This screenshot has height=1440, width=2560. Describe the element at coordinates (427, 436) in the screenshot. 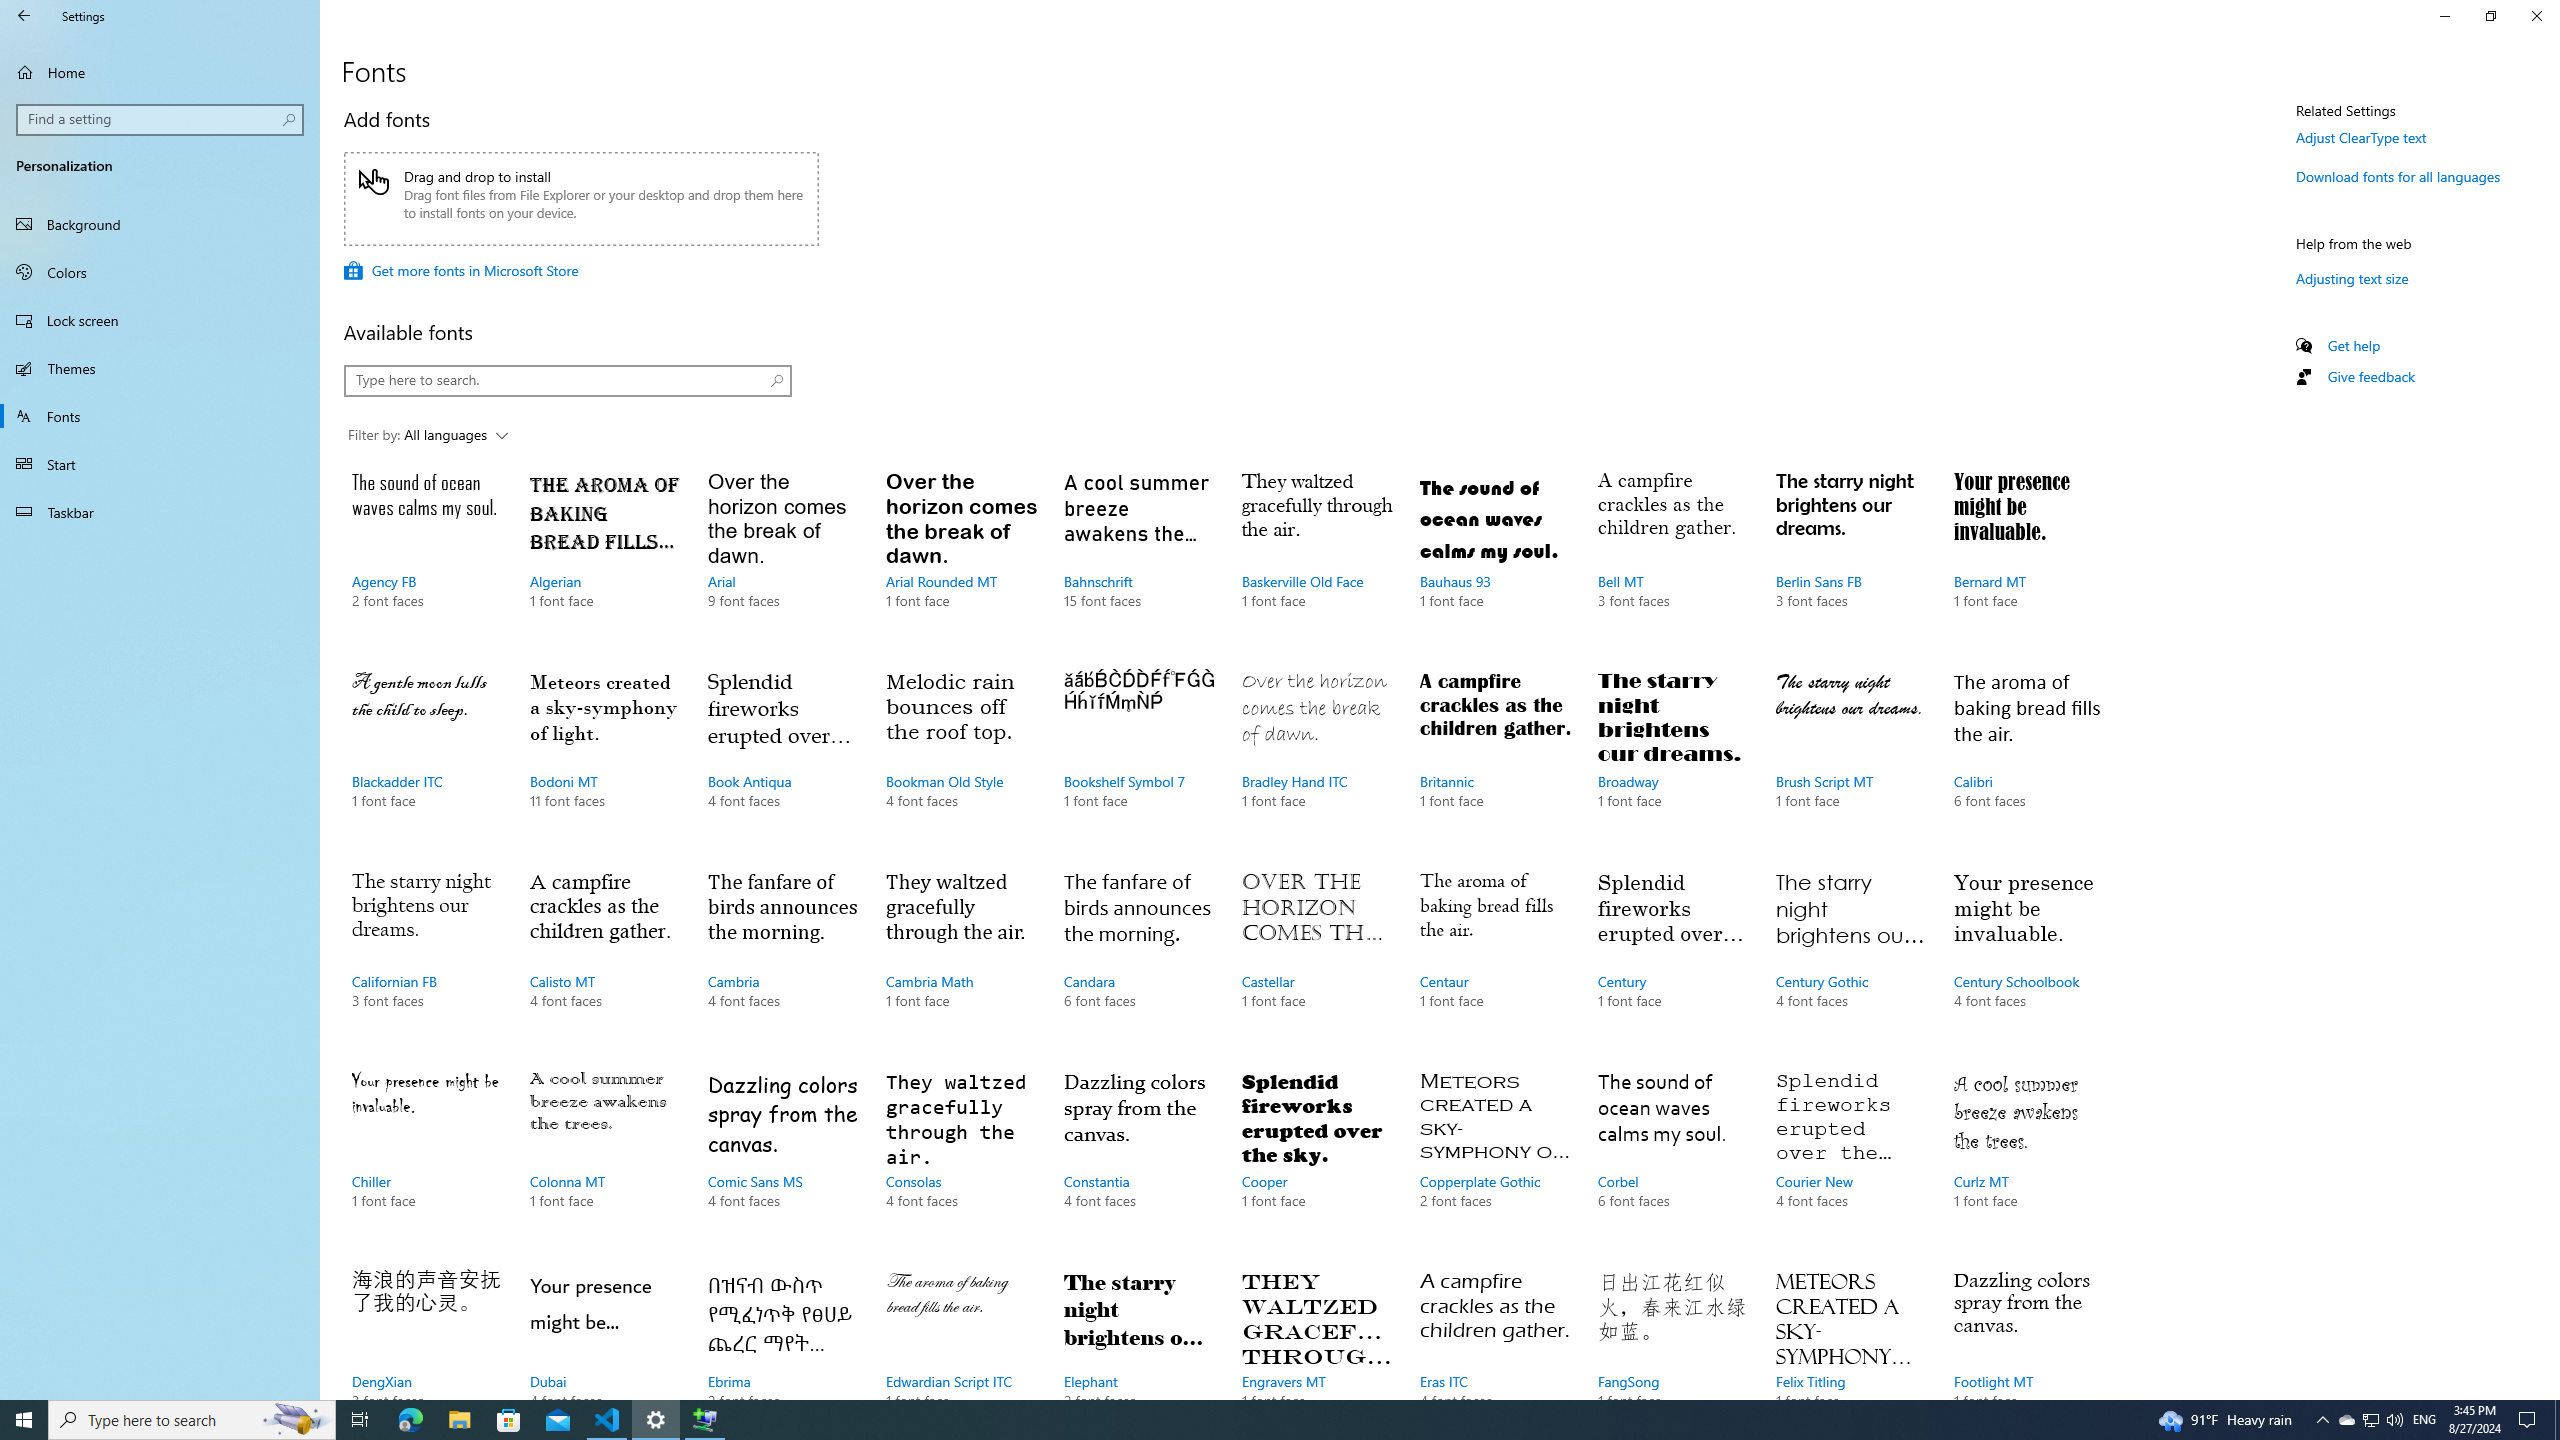

I see `'Filter by: All languages'` at that location.